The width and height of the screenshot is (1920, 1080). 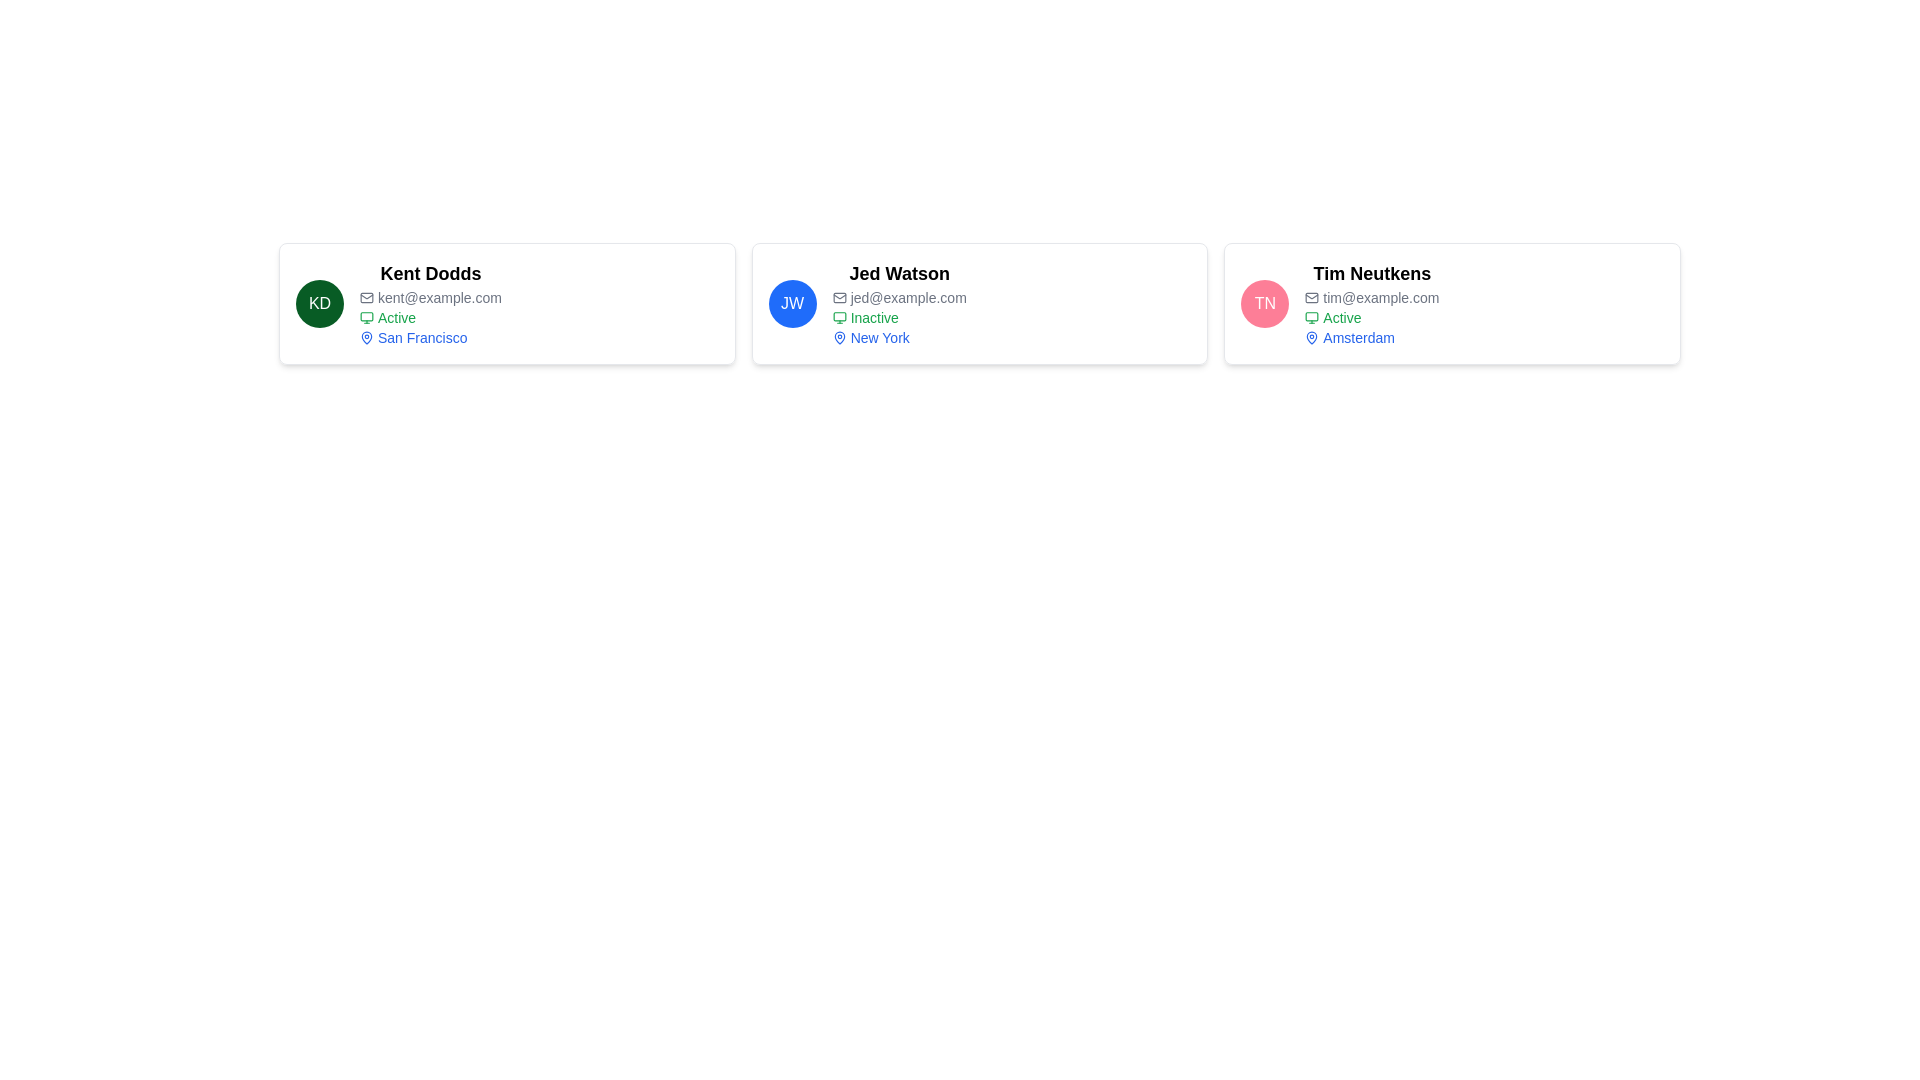 I want to click on the rectangular icon representing the envelope in the SVG of the mail icon located in the top-right portion of the card interface labeled 'Tim Neutkens', so click(x=1312, y=297).